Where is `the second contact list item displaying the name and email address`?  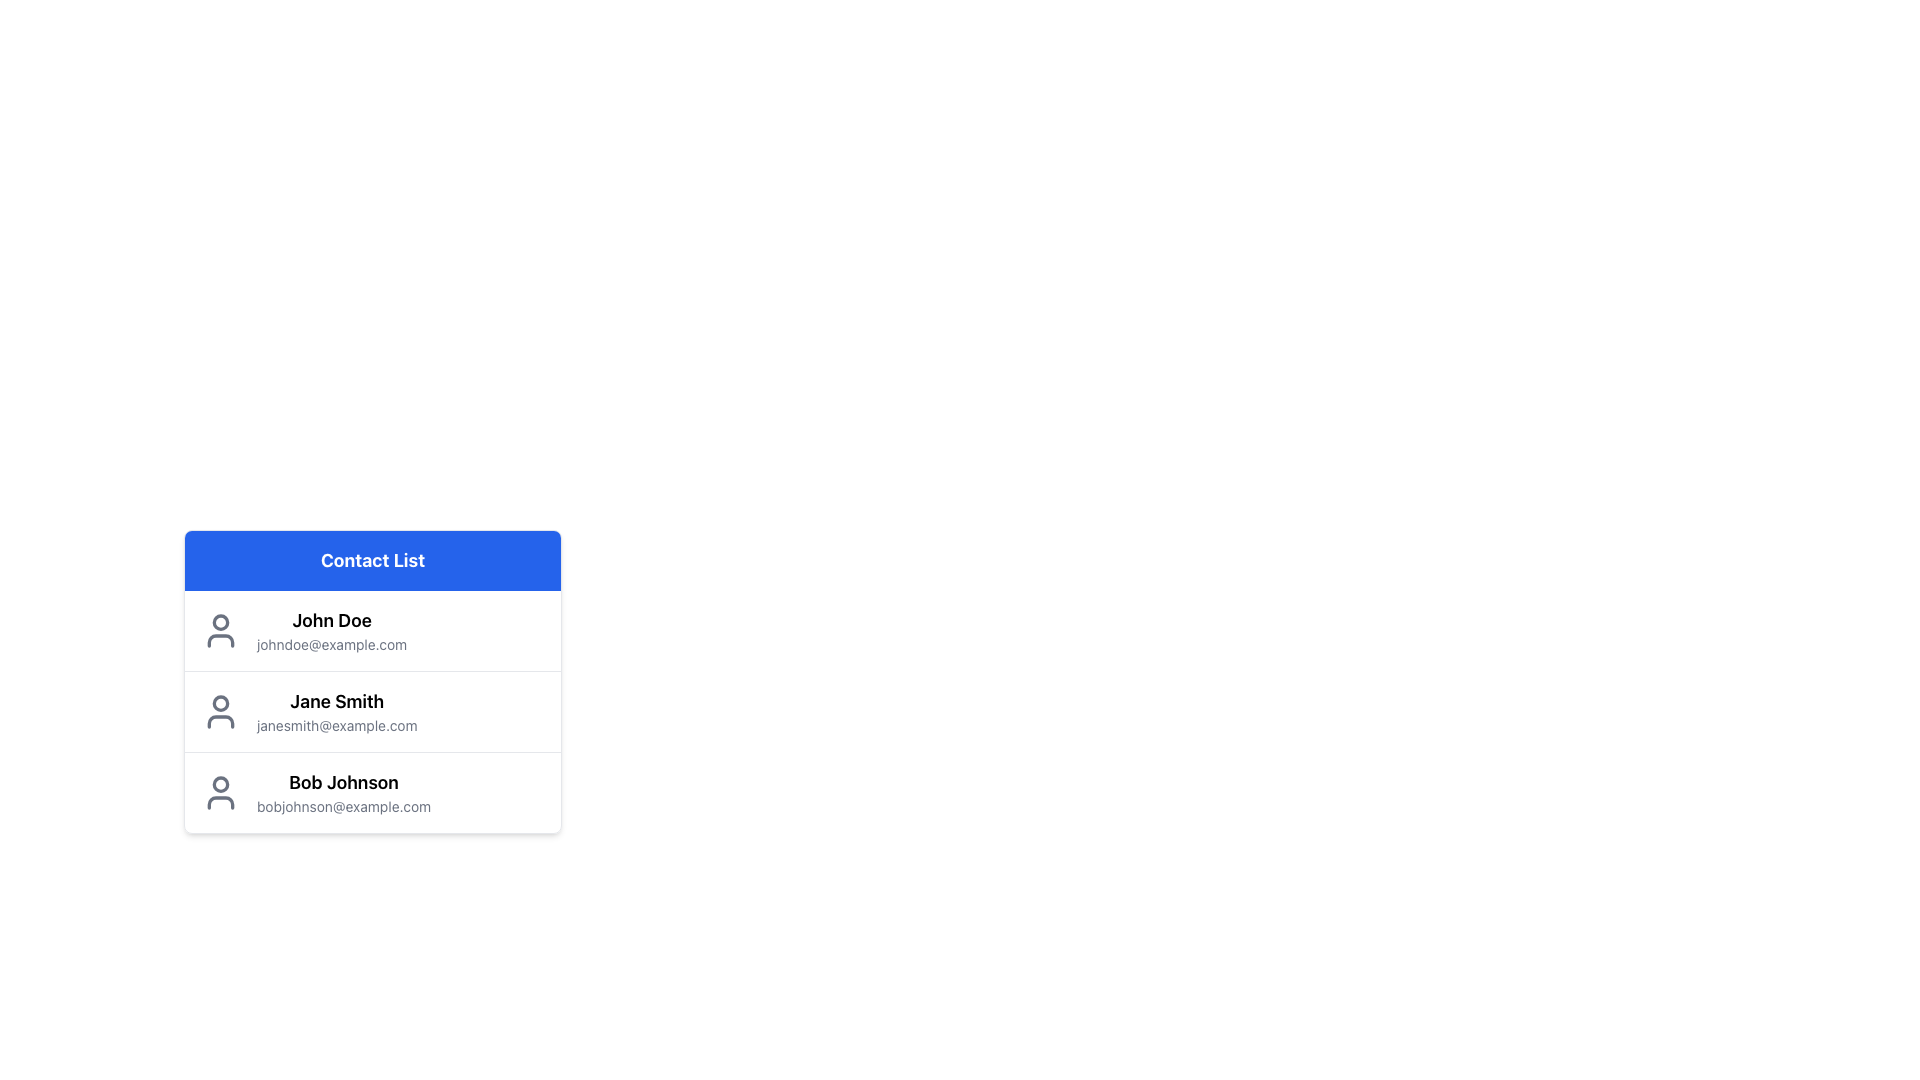 the second contact list item displaying the name and email address is located at coordinates (373, 681).